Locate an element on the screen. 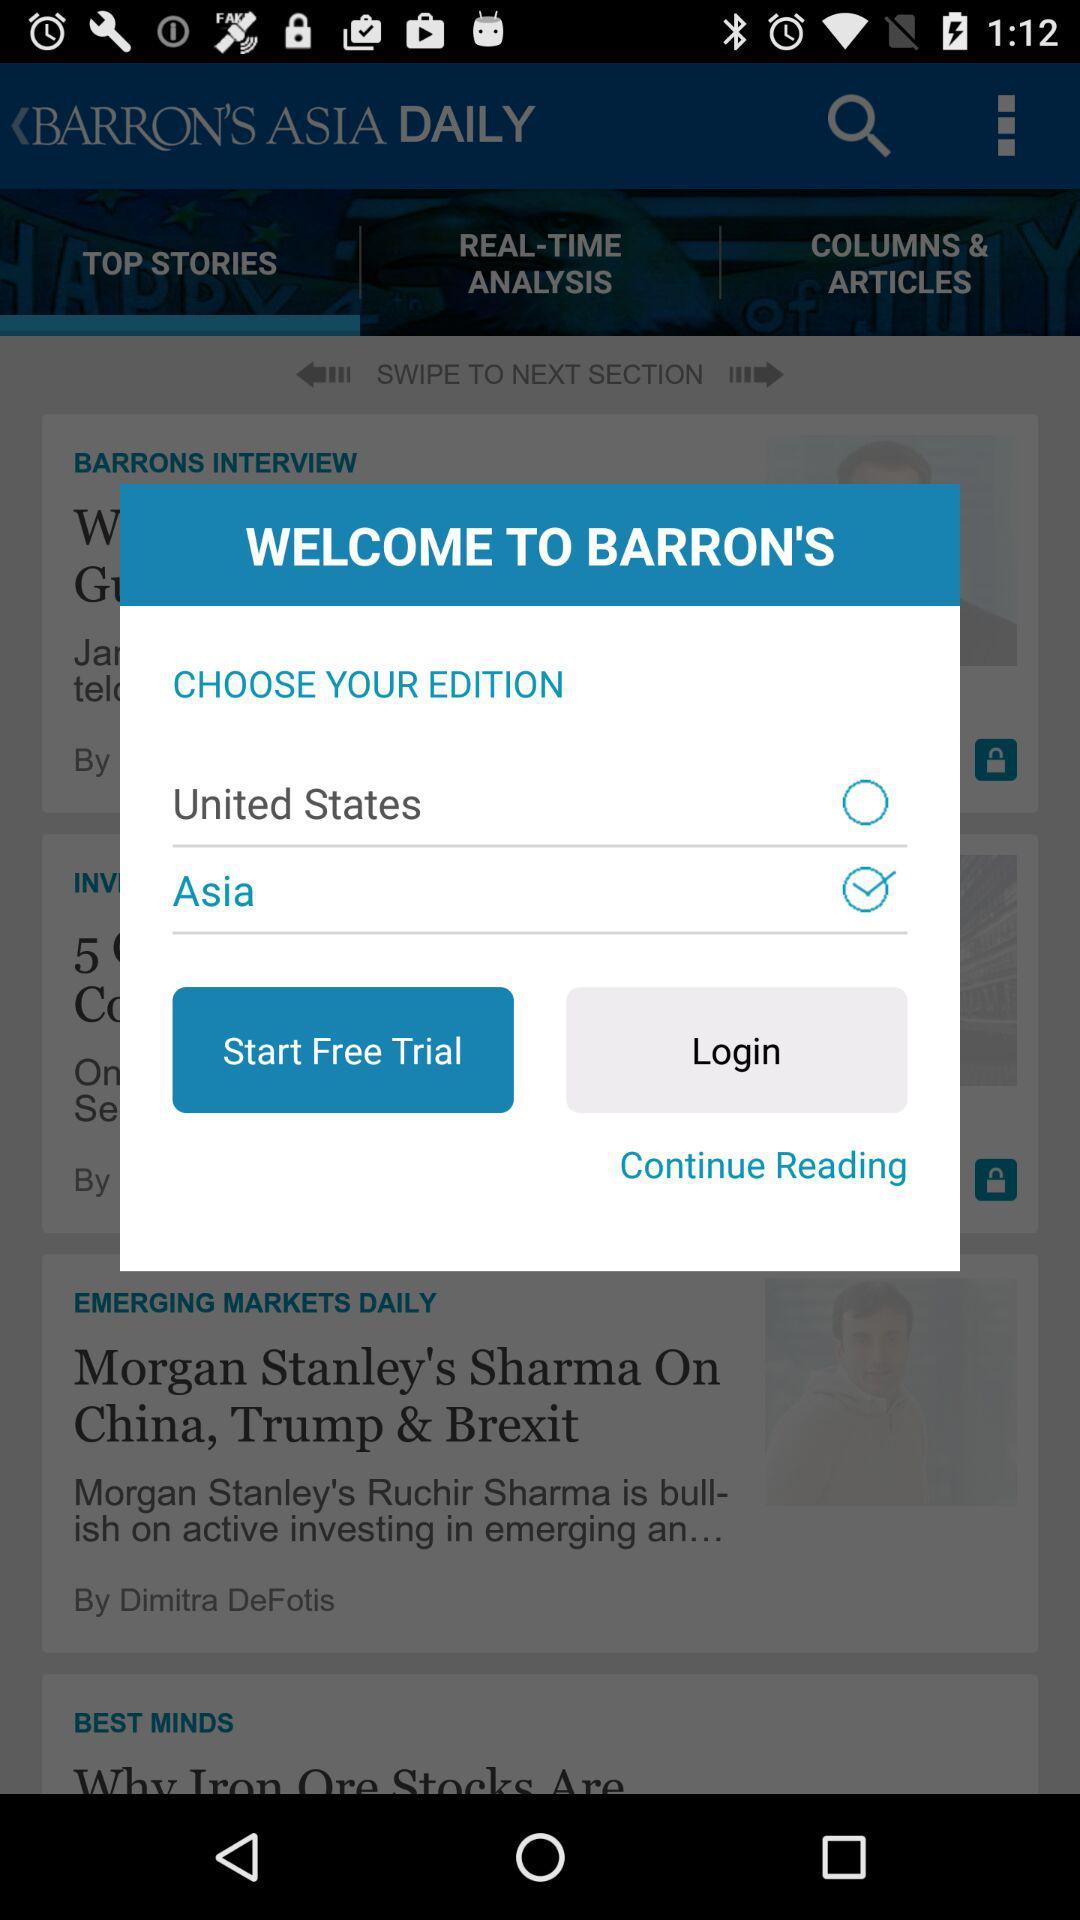 This screenshot has width=1080, height=1920. the icon on the right is located at coordinates (736, 1049).